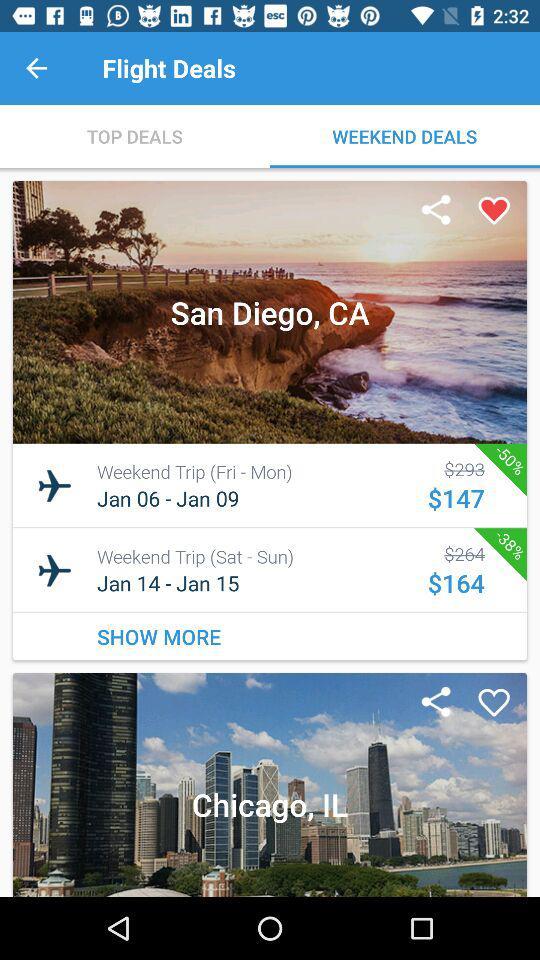 The height and width of the screenshot is (960, 540). What do you see at coordinates (36, 68) in the screenshot?
I see `the item to the left of the flight deals icon` at bounding box center [36, 68].